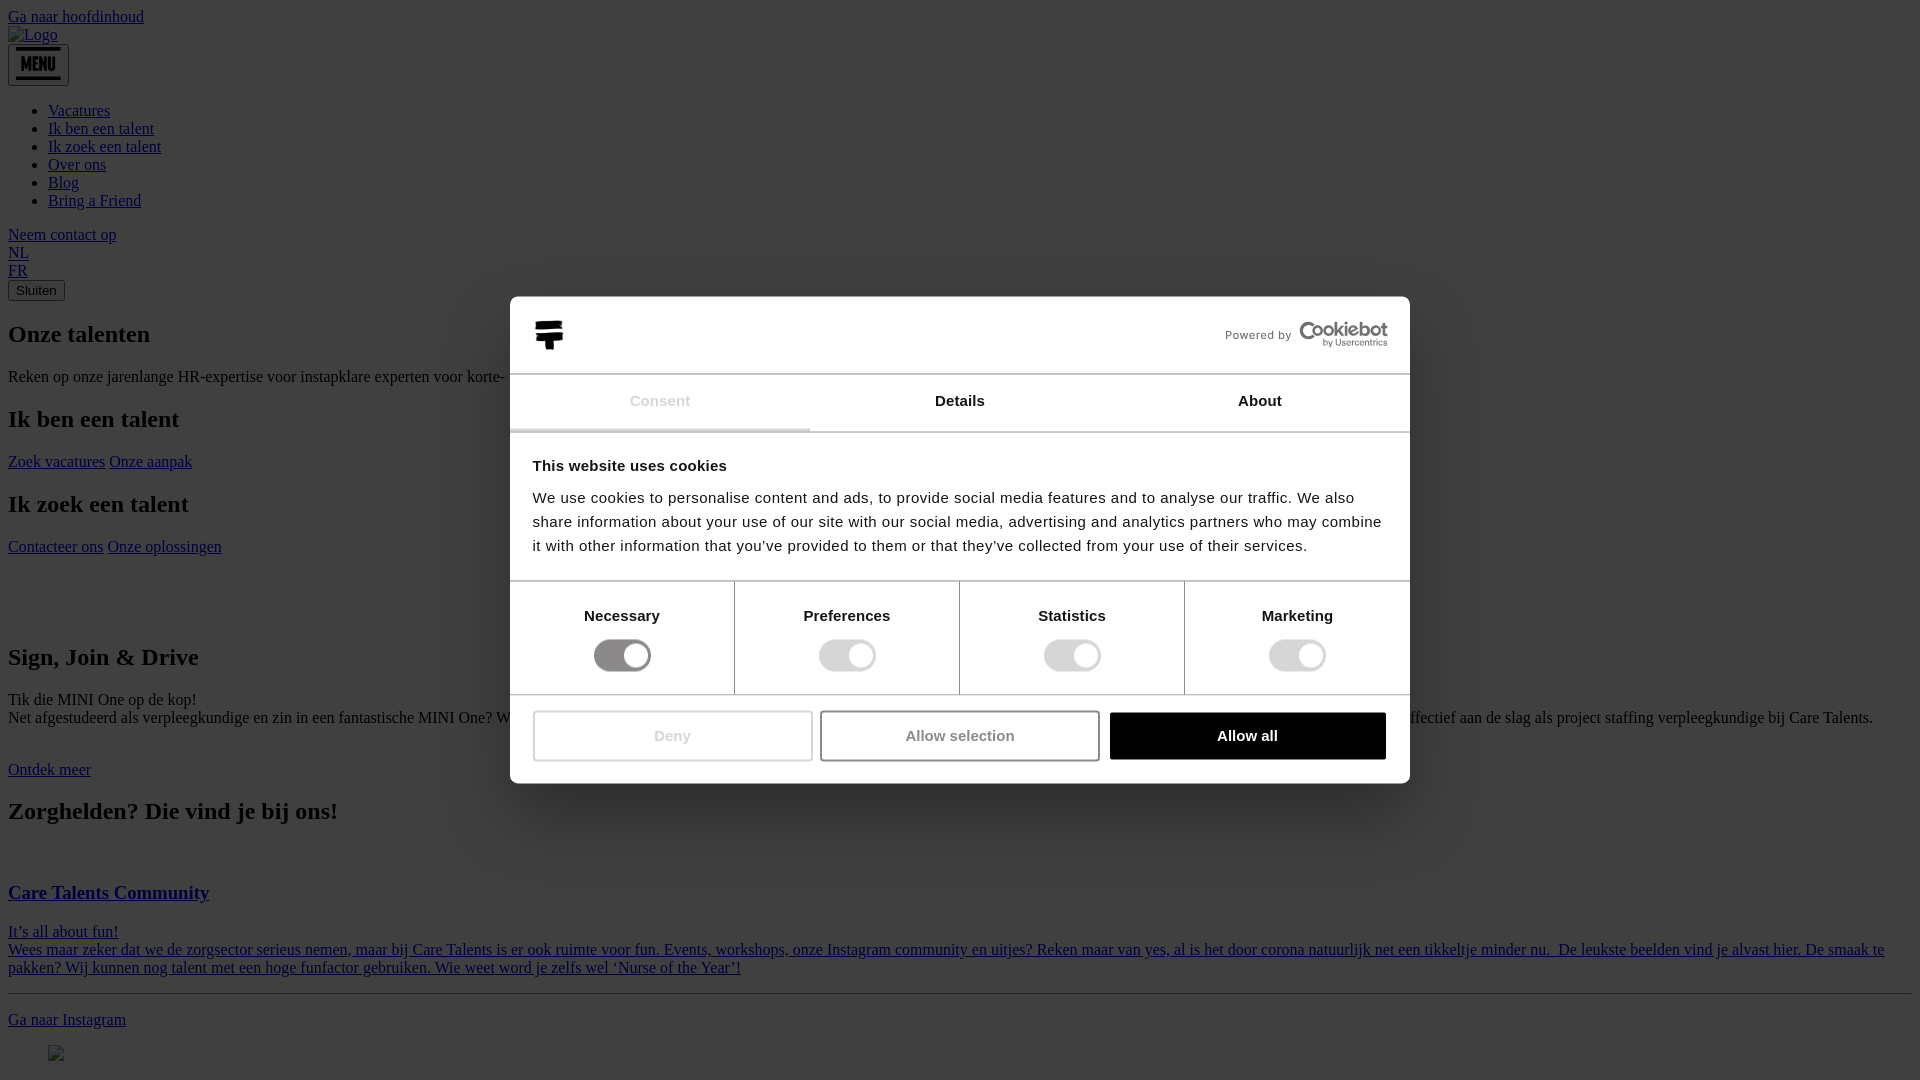 The width and height of the screenshot is (1920, 1080). I want to click on 'NL', so click(18, 252).